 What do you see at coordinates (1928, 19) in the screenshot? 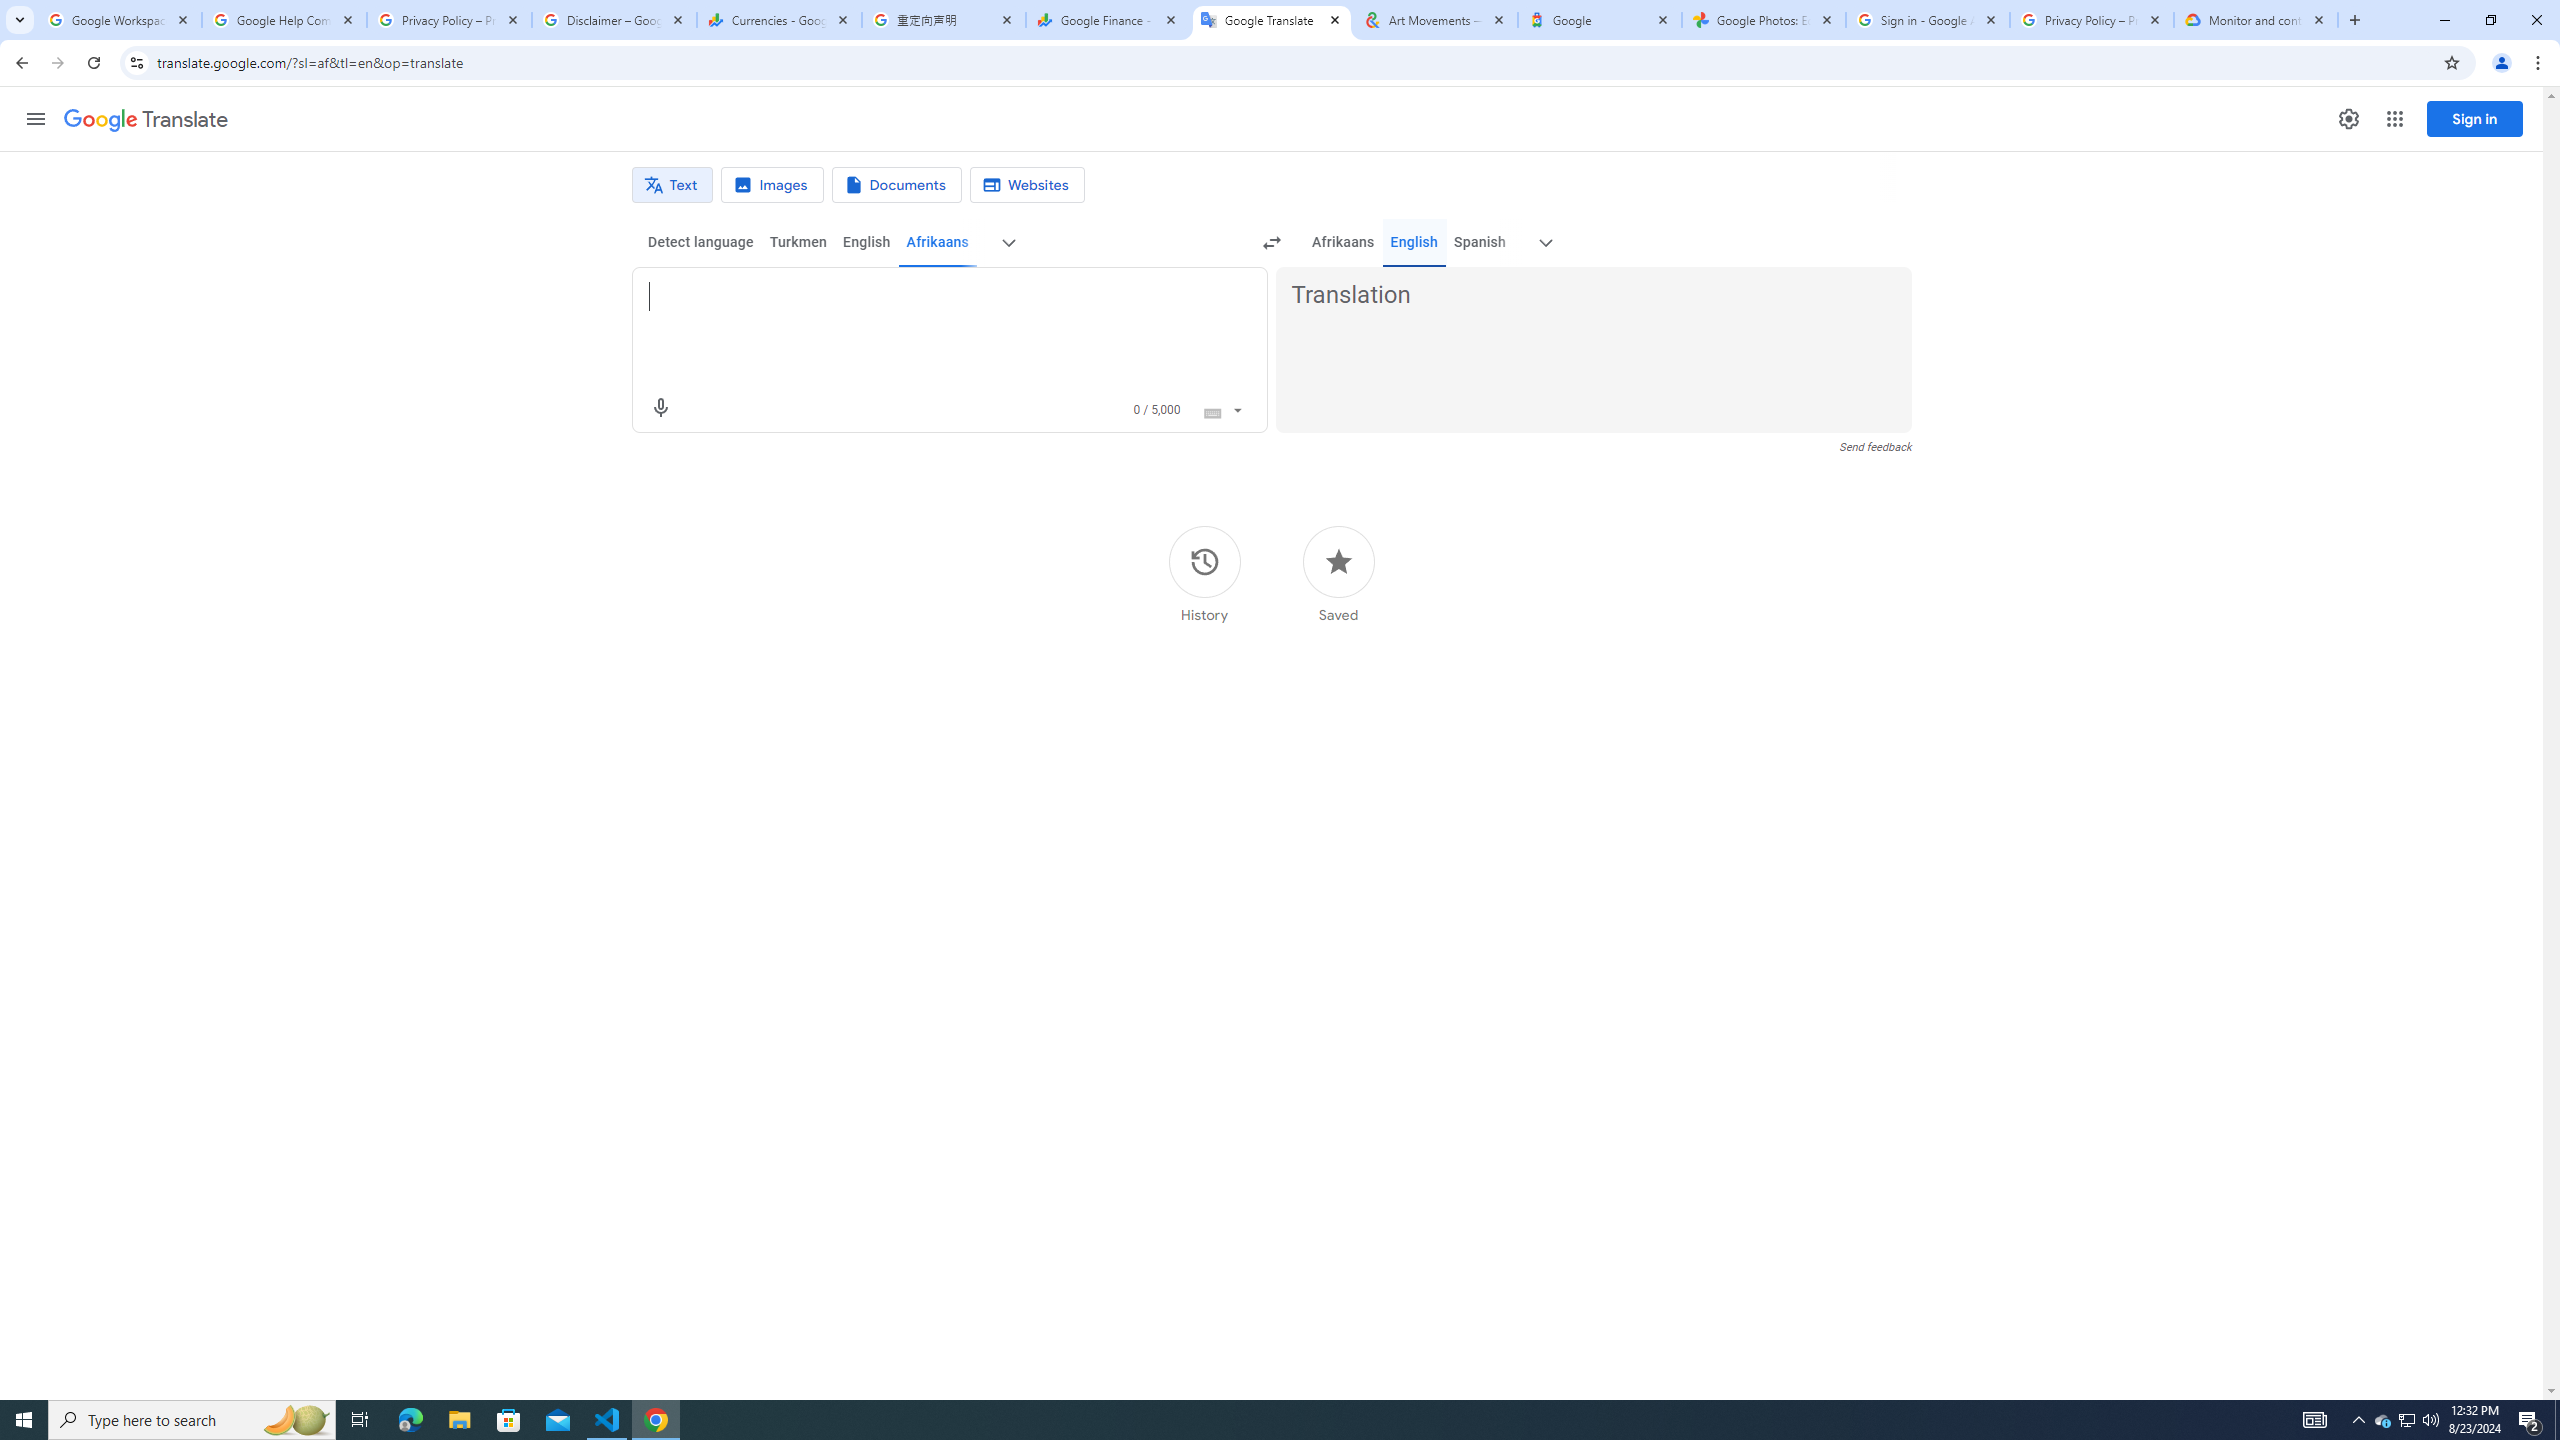
I see `'Sign in - Google Accounts'` at bounding box center [1928, 19].